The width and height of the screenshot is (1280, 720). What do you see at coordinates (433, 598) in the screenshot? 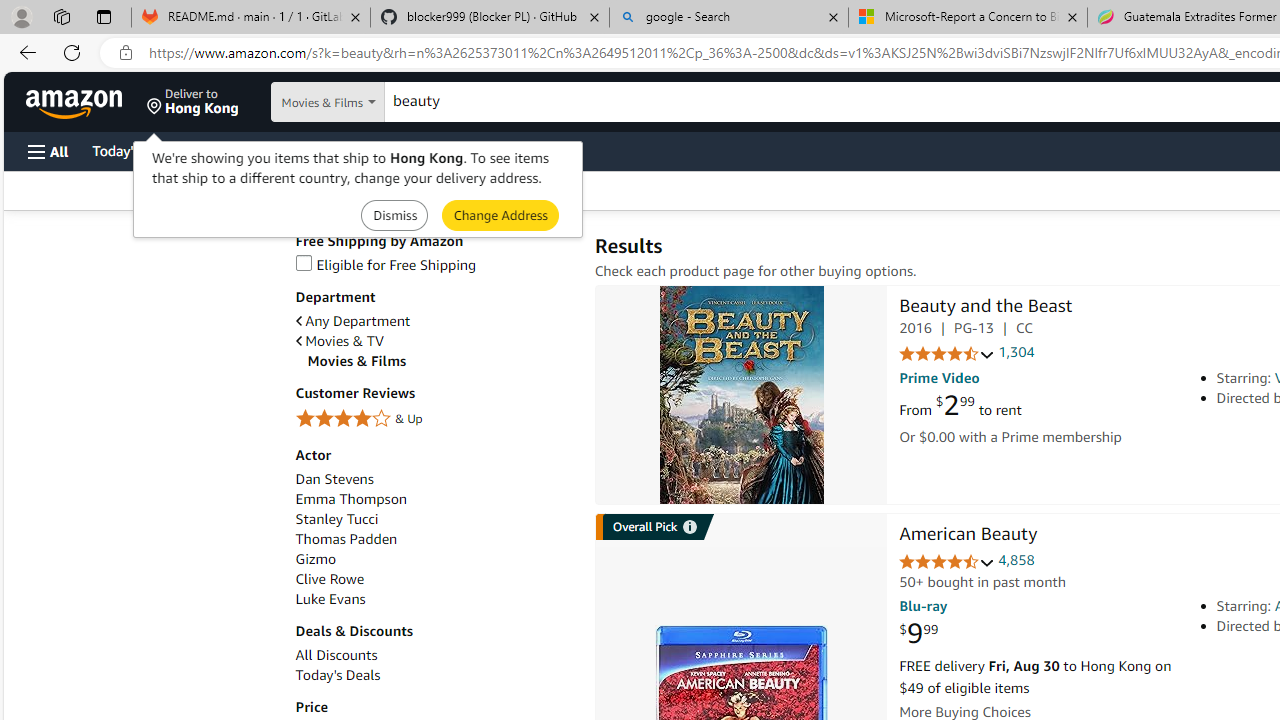
I see `'Luke Evans'` at bounding box center [433, 598].